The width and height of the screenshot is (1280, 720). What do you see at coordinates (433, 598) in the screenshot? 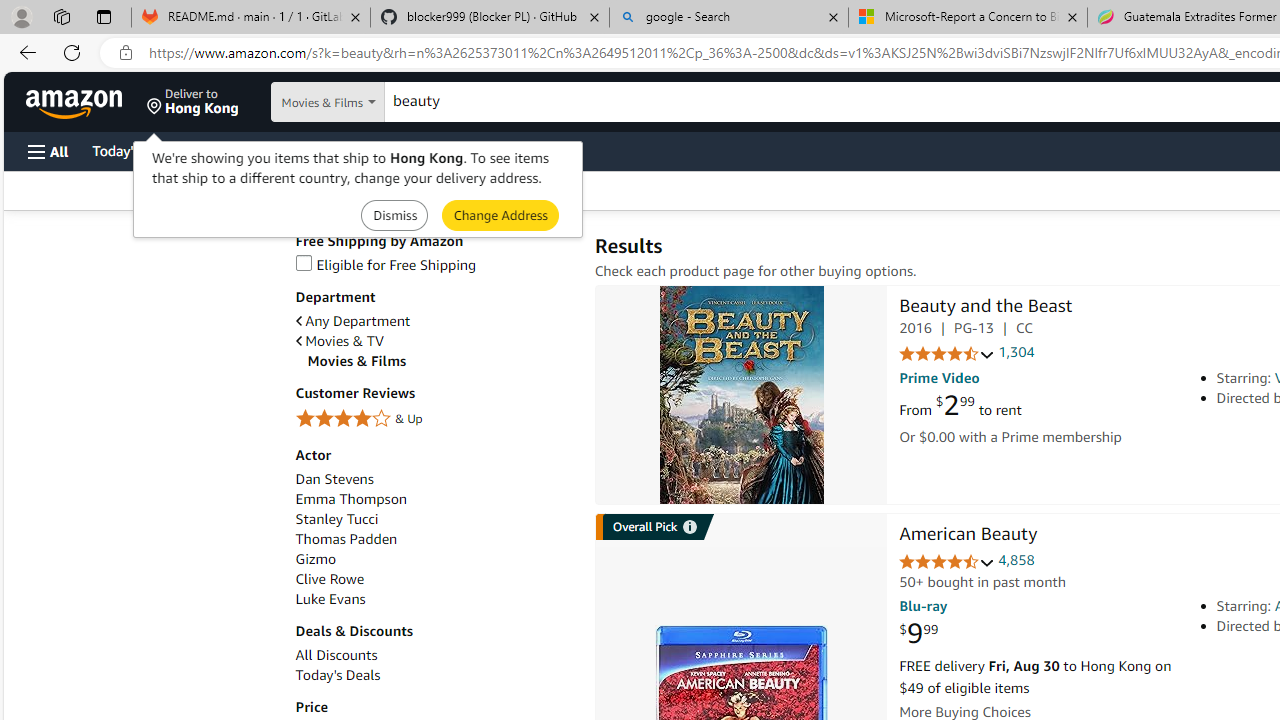
I see `'Luke Evans'` at bounding box center [433, 598].